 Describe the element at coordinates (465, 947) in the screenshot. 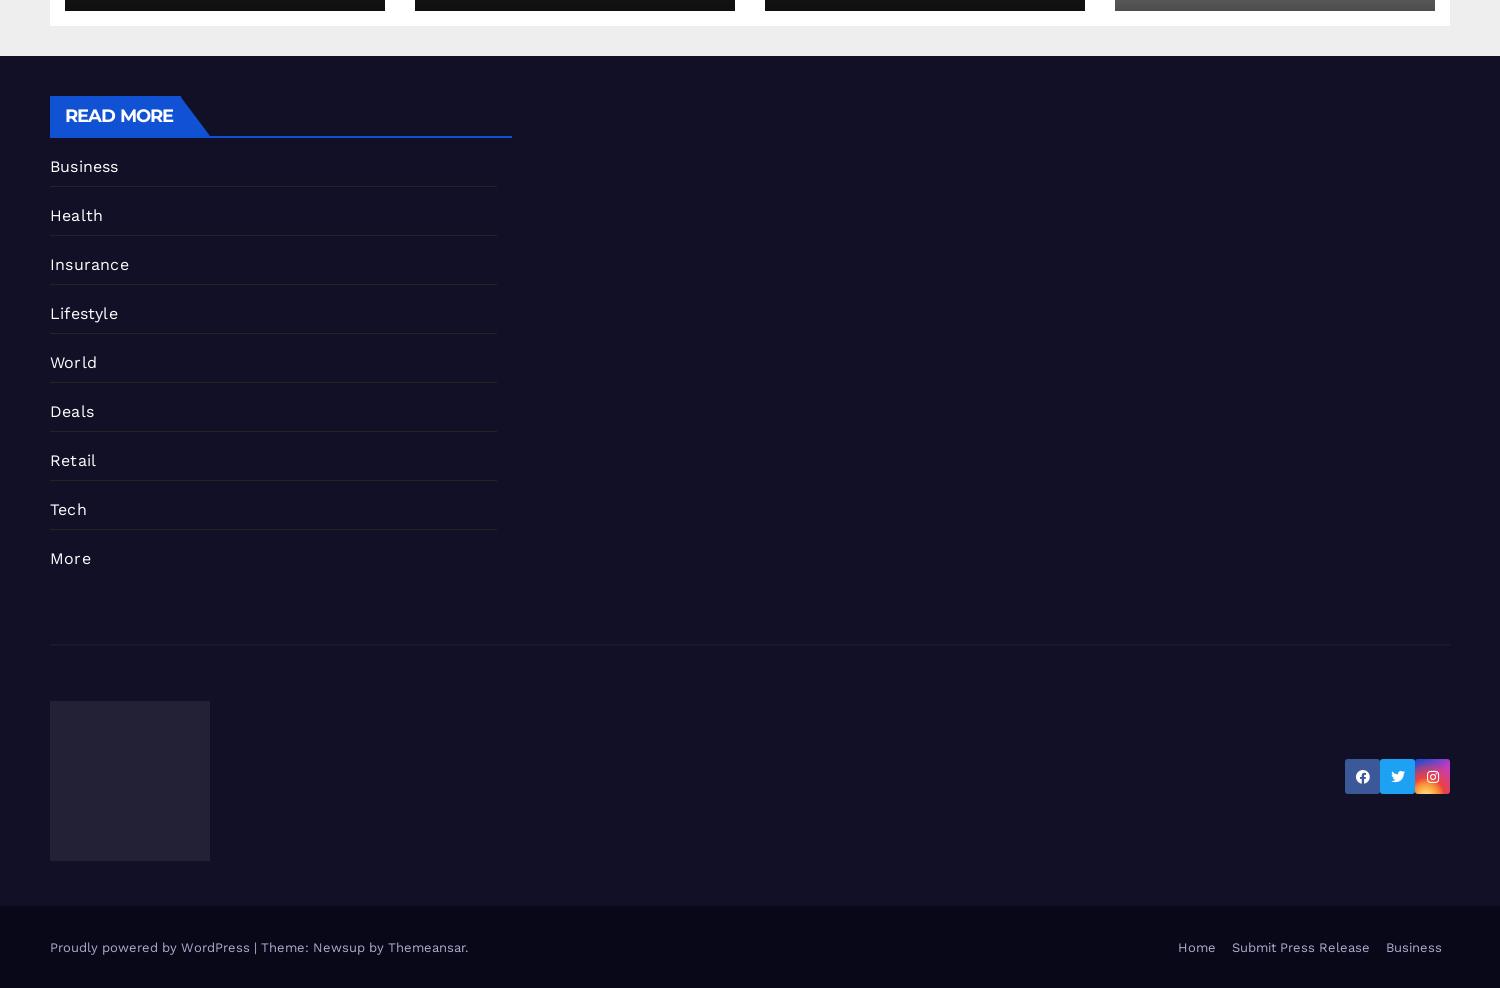

I see `'.'` at that location.